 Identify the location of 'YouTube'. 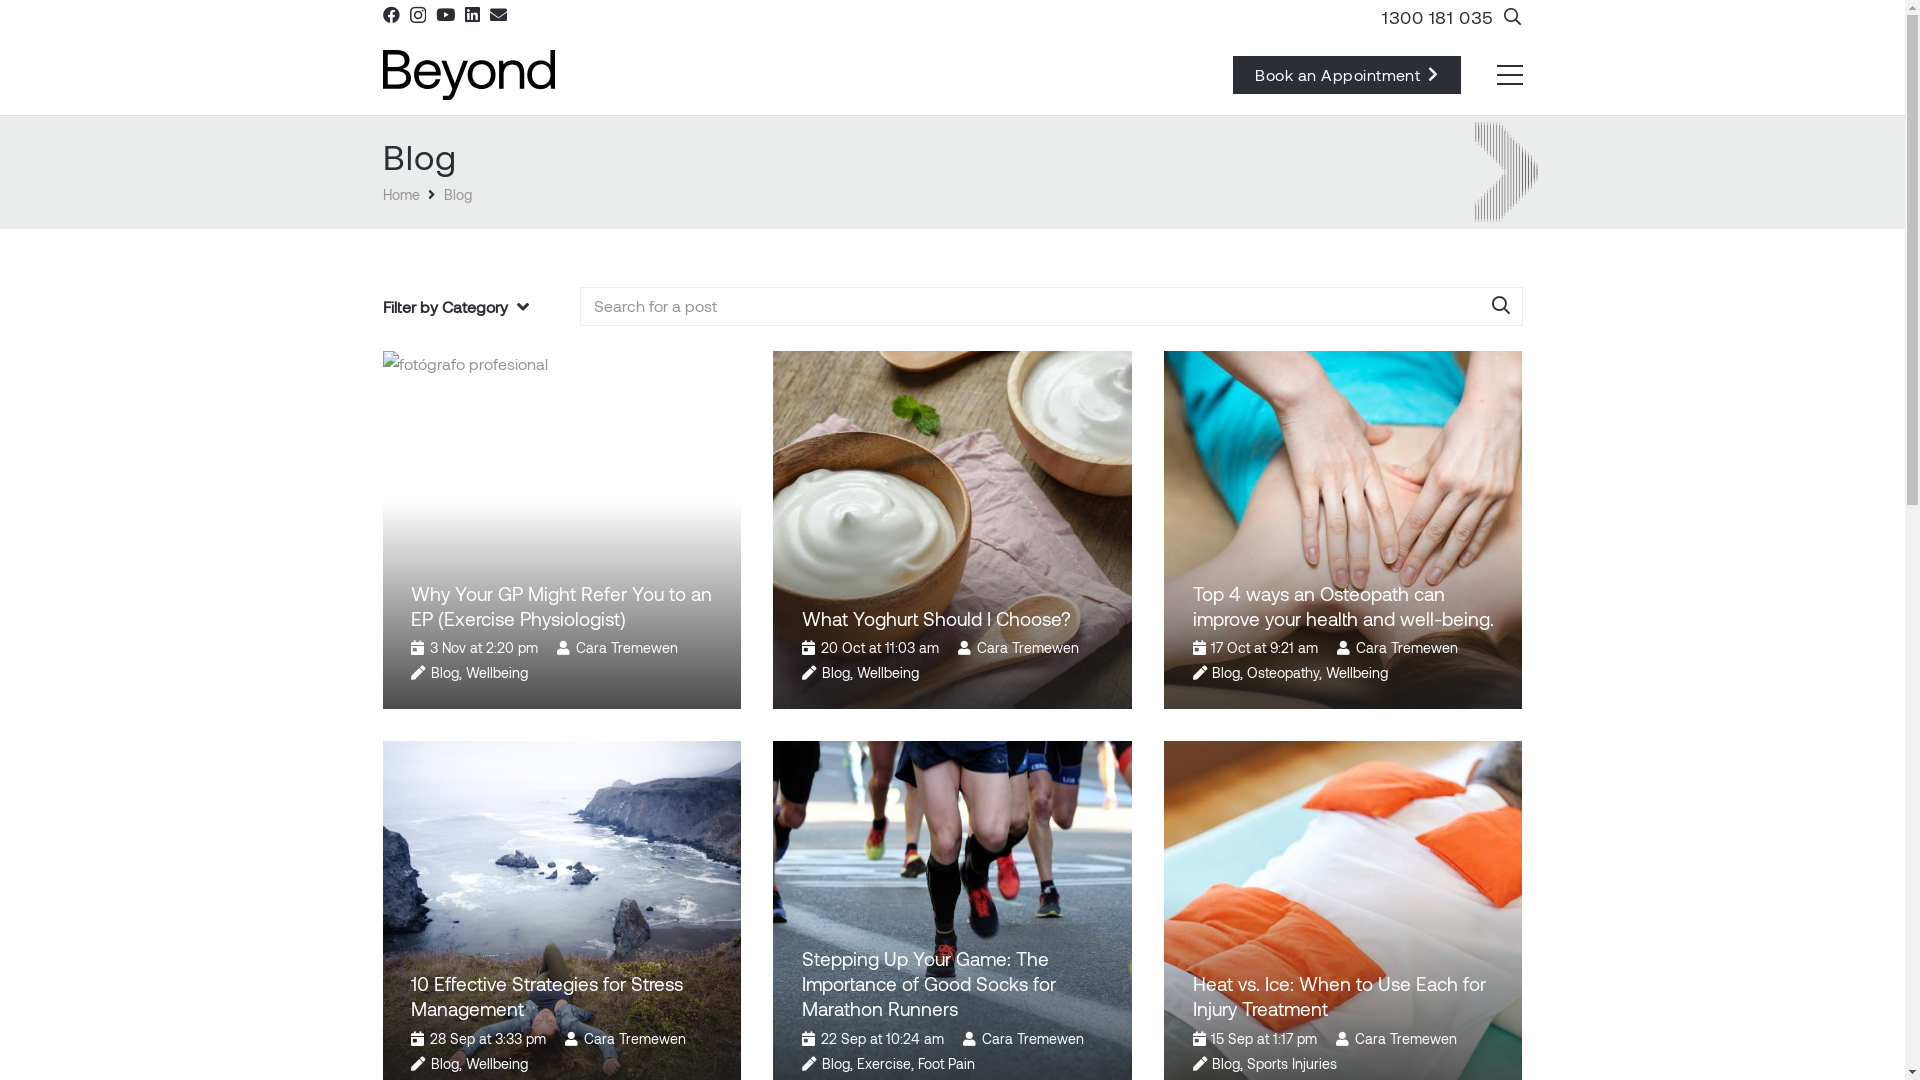
(1064, 873).